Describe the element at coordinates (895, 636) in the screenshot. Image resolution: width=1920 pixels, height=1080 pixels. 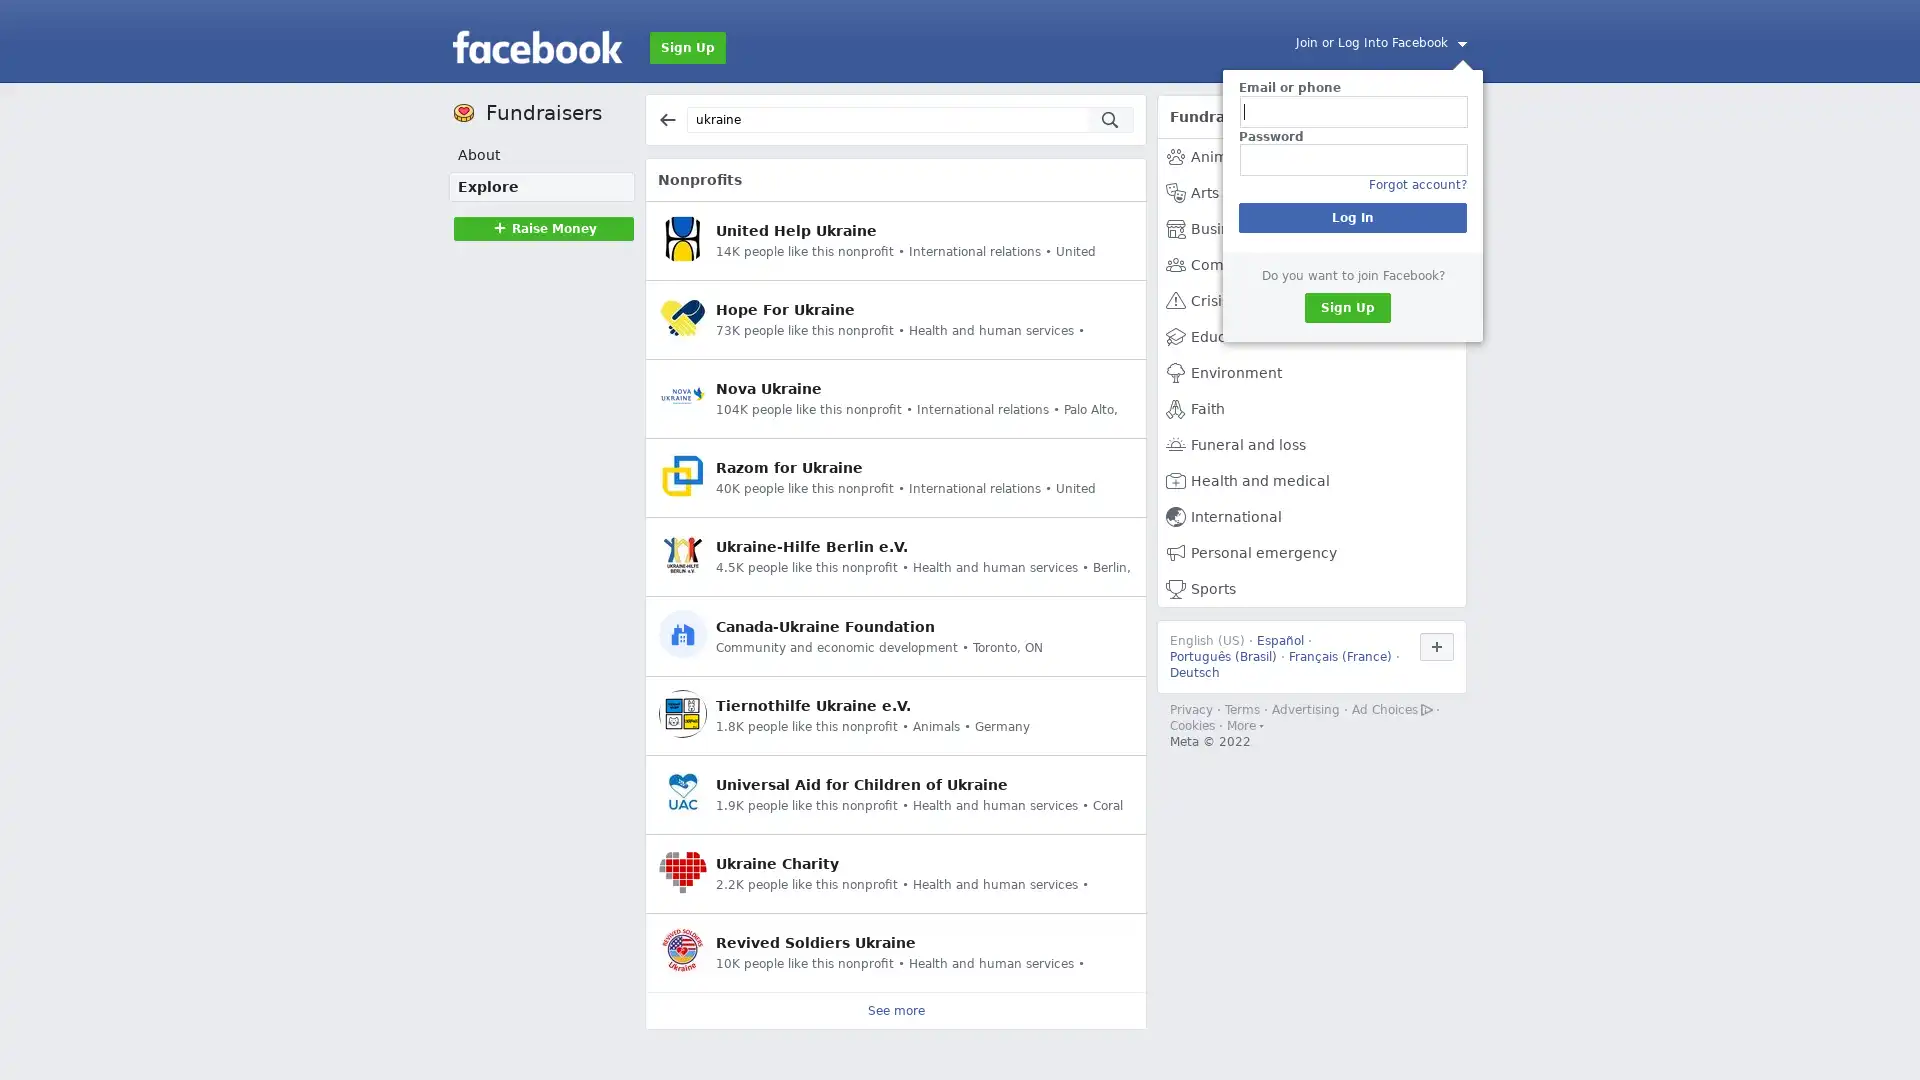
I see `Canada-Ukraine Foundation Community and economic development  Toronto, ON` at that location.